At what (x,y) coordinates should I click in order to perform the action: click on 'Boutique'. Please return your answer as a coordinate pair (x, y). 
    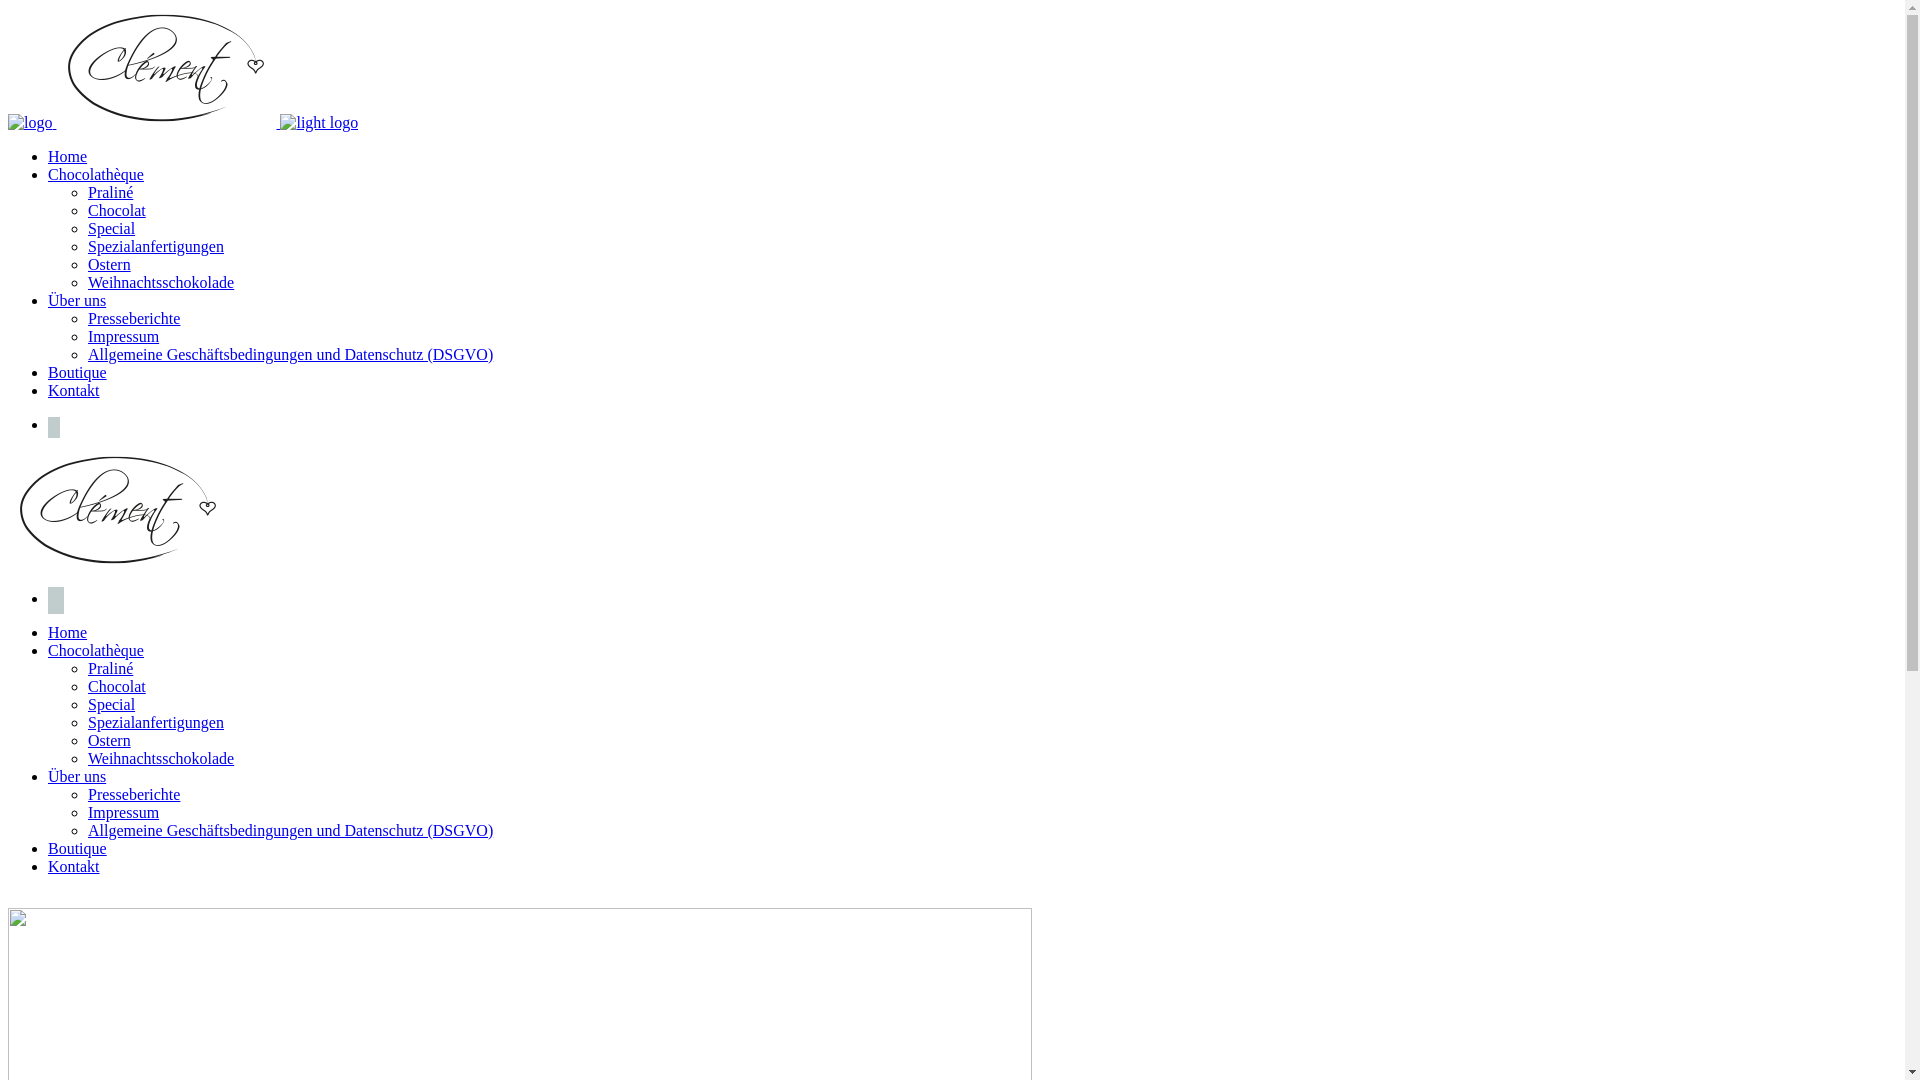
    Looking at the image, I should click on (48, 848).